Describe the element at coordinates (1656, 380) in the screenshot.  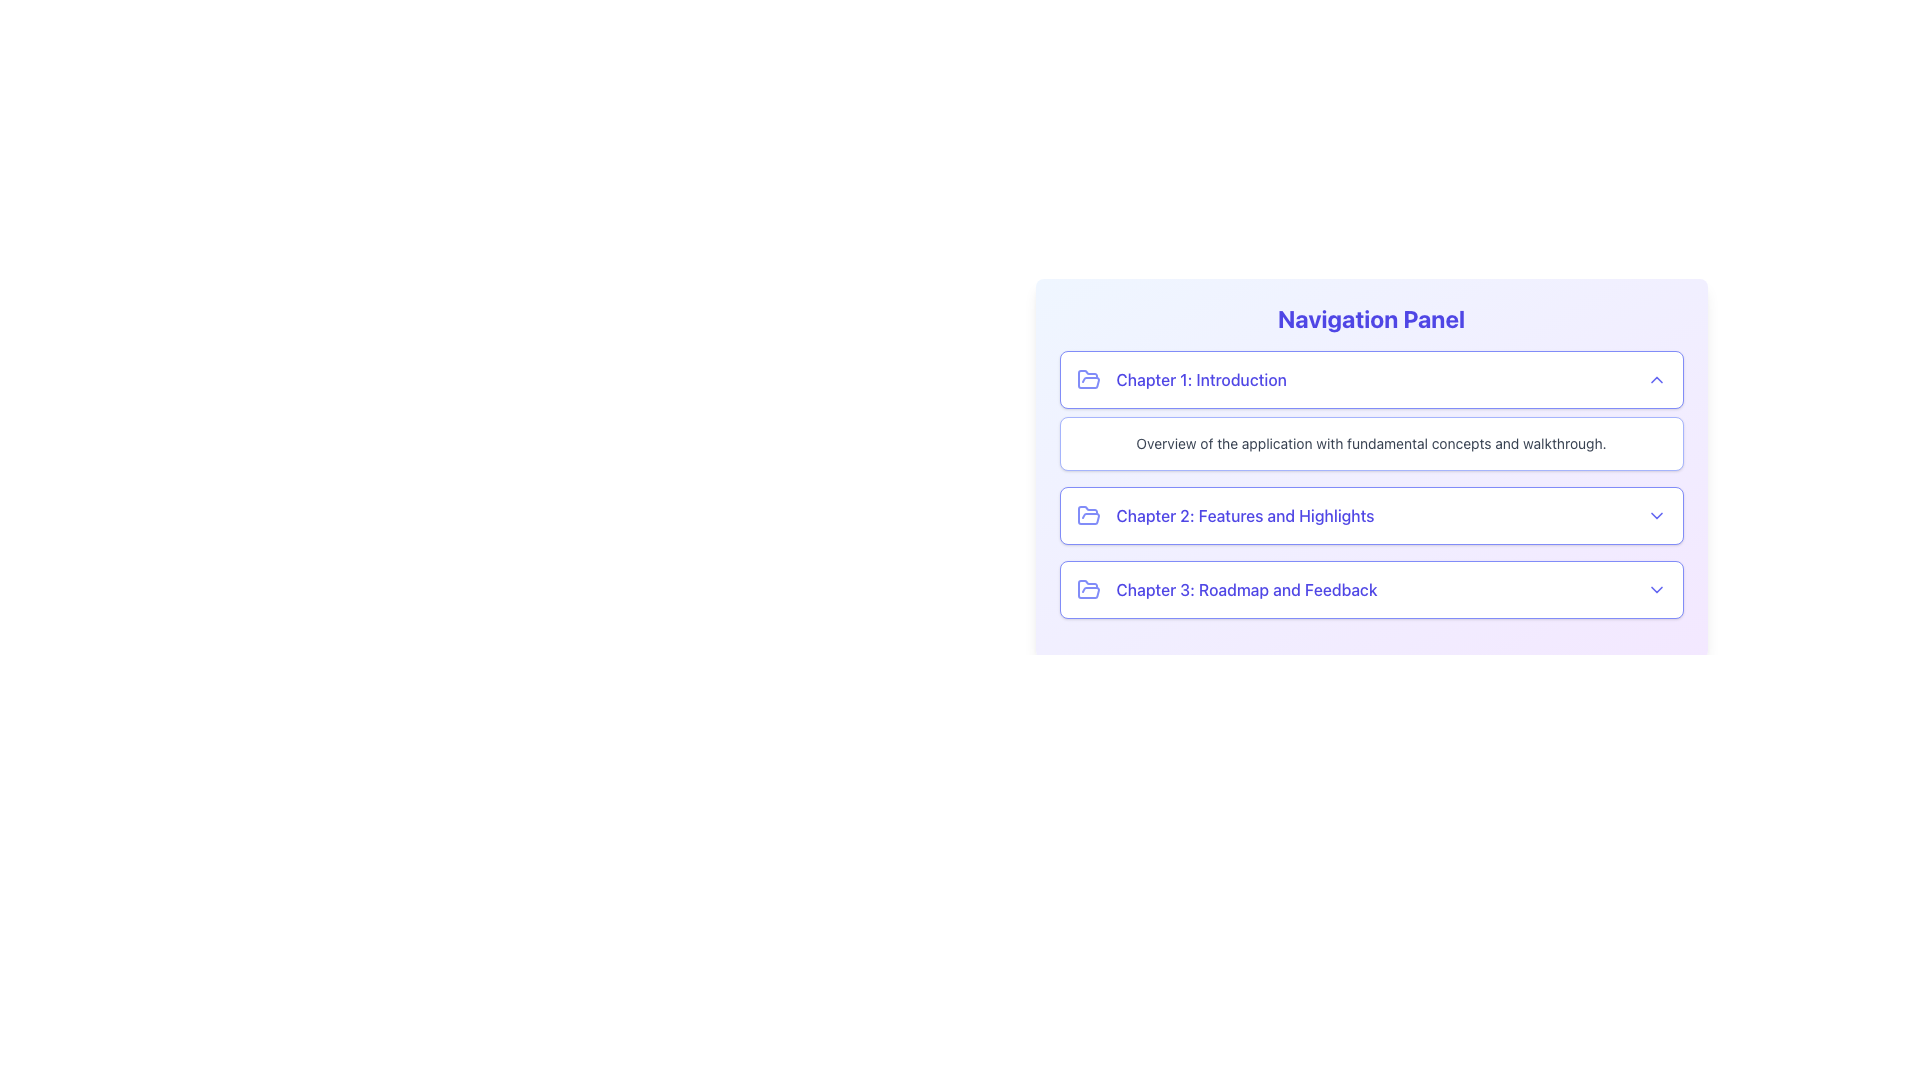
I see `the upward-pointing chevron button in vibrant indigo color located at the rightmost side of the navigation panel` at that location.